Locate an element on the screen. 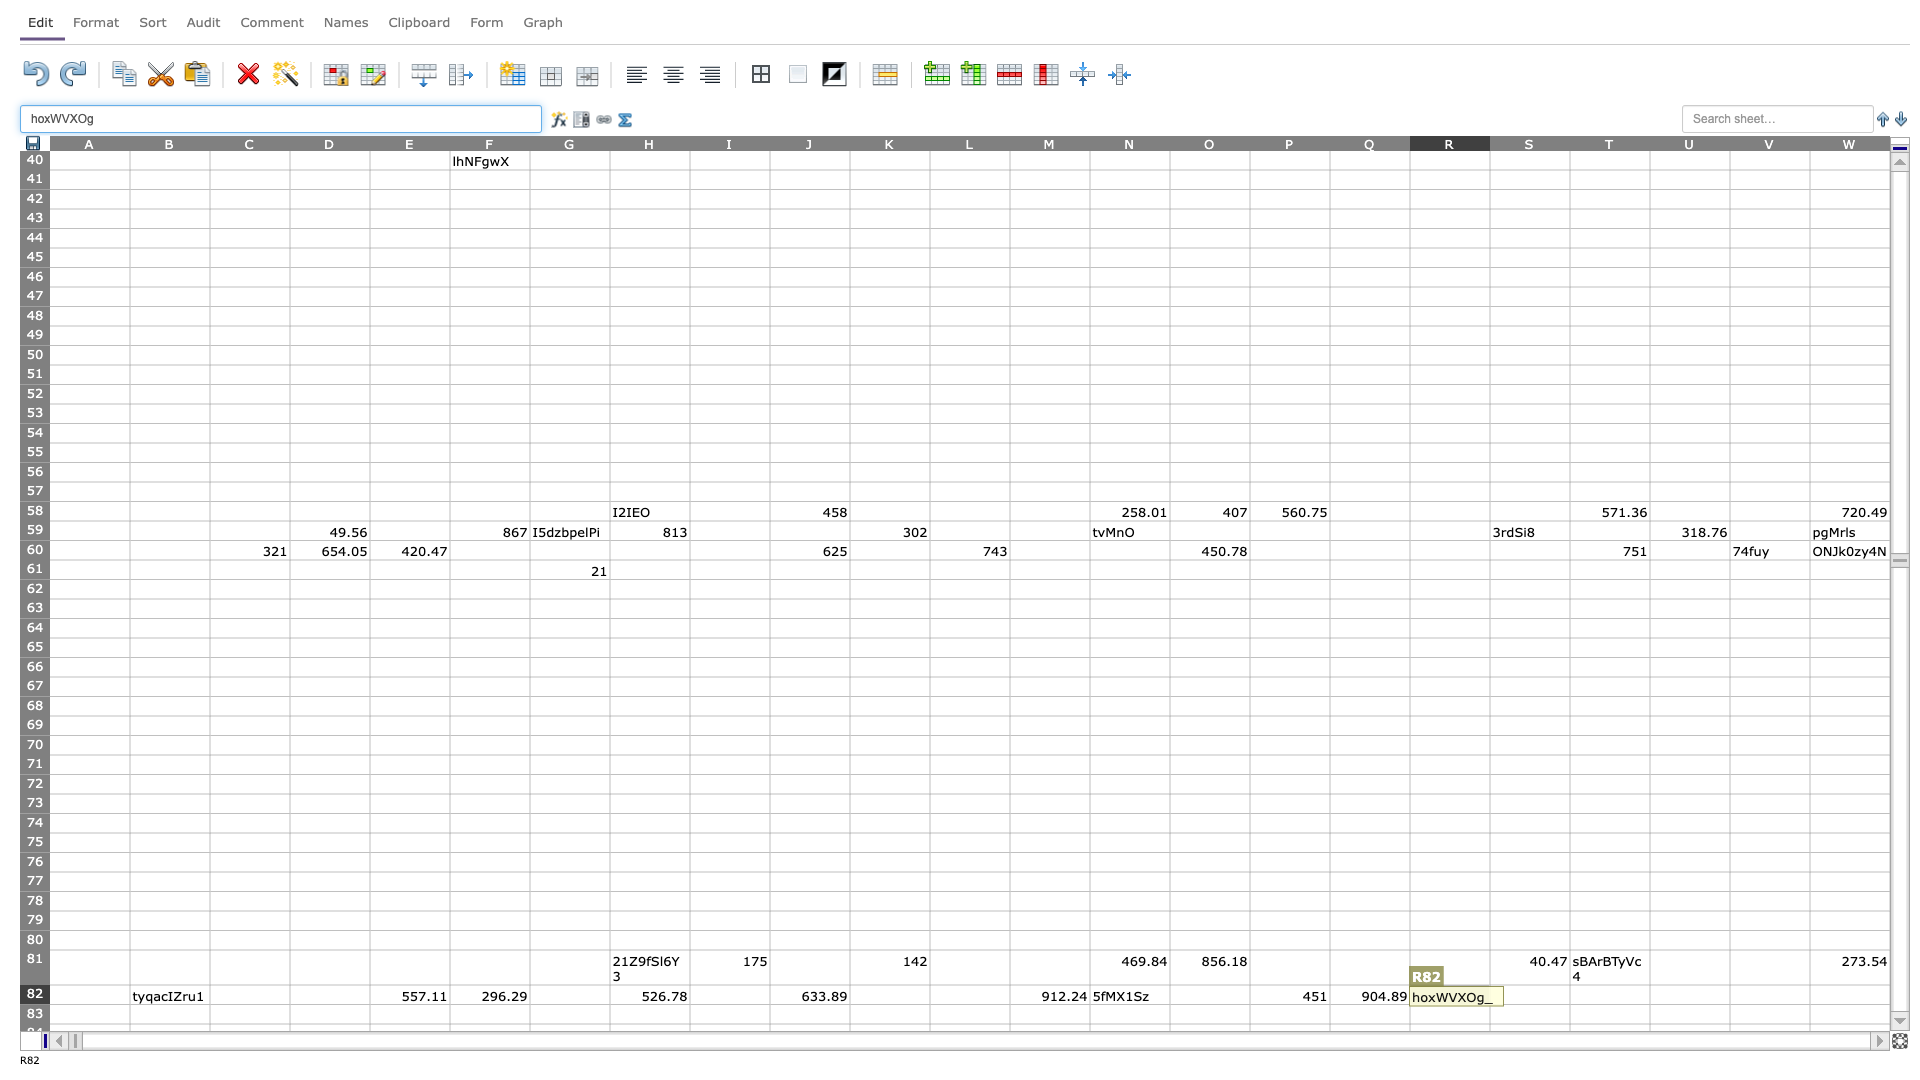 Image resolution: width=1920 pixels, height=1080 pixels. right border of T82 is located at coordinates (1650, 994).